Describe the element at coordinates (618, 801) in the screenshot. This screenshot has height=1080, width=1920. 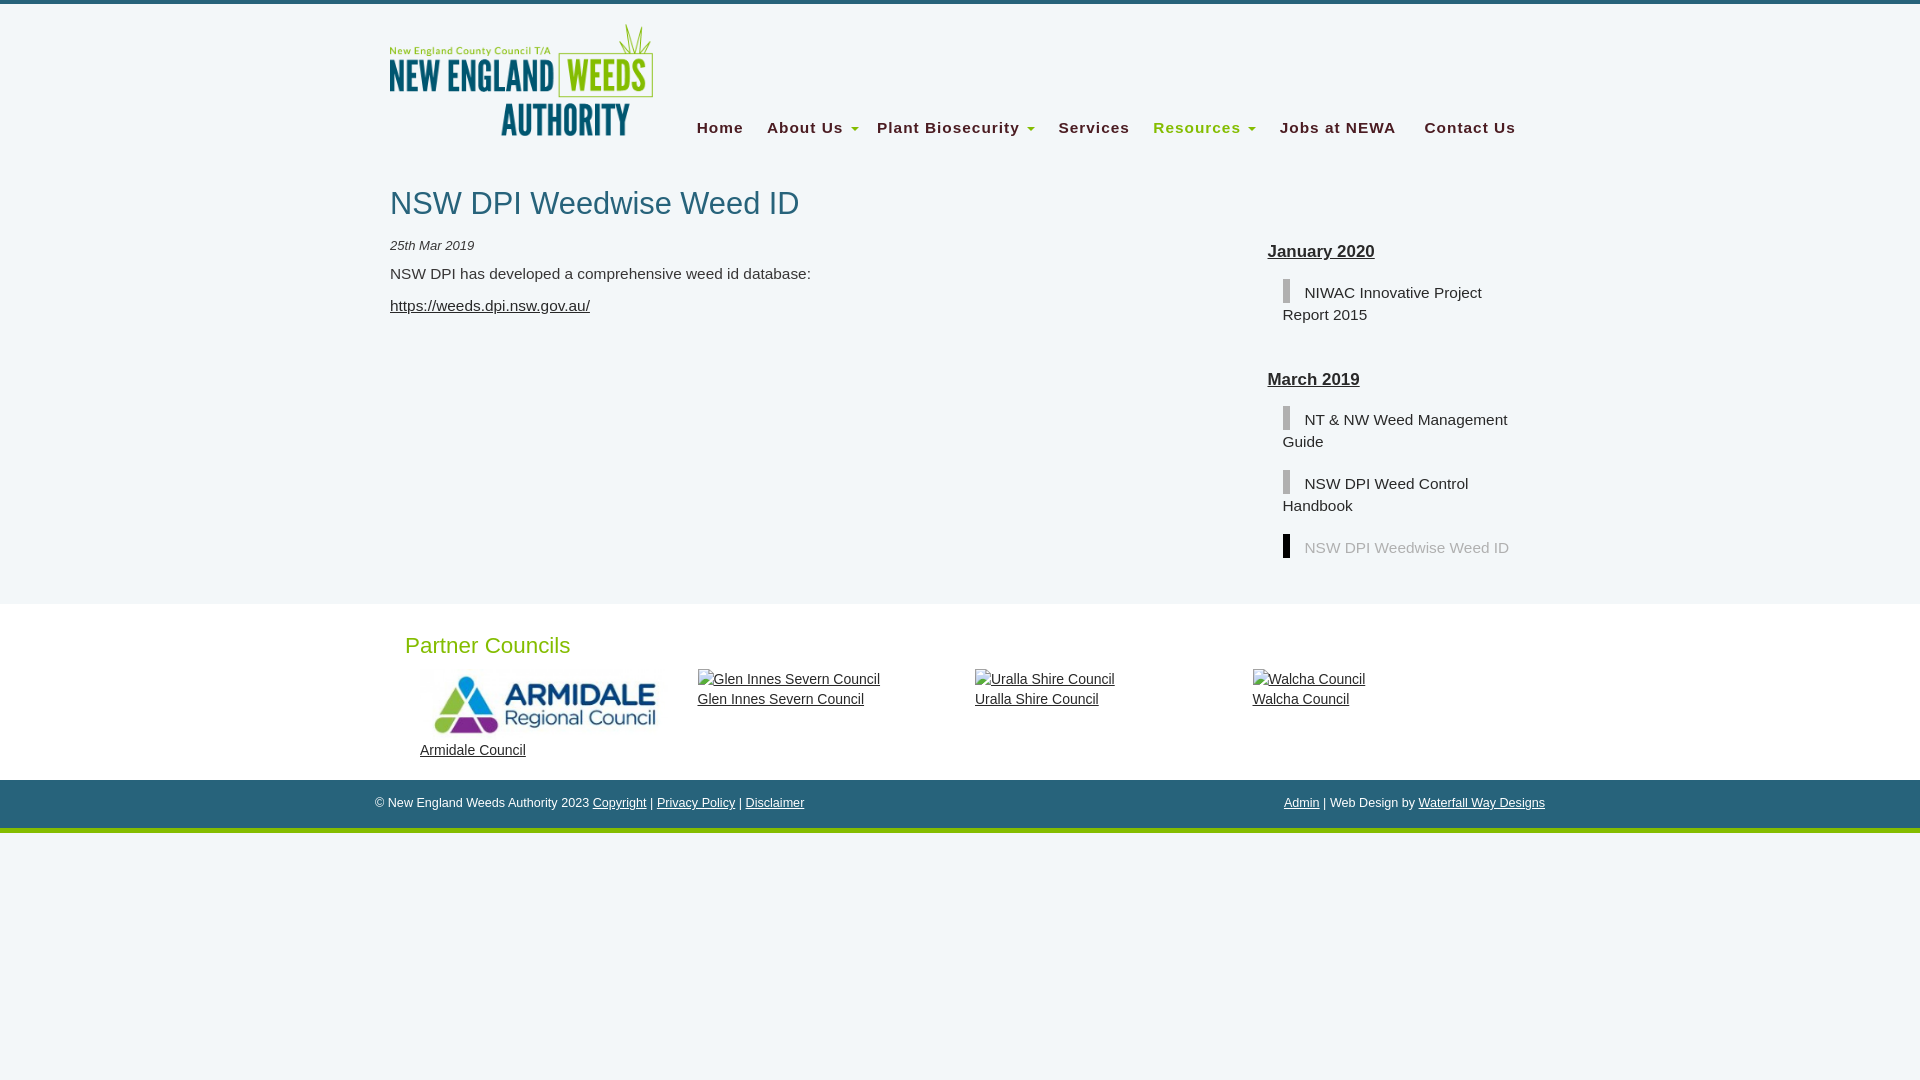
I see `'Copyright'` at that location.